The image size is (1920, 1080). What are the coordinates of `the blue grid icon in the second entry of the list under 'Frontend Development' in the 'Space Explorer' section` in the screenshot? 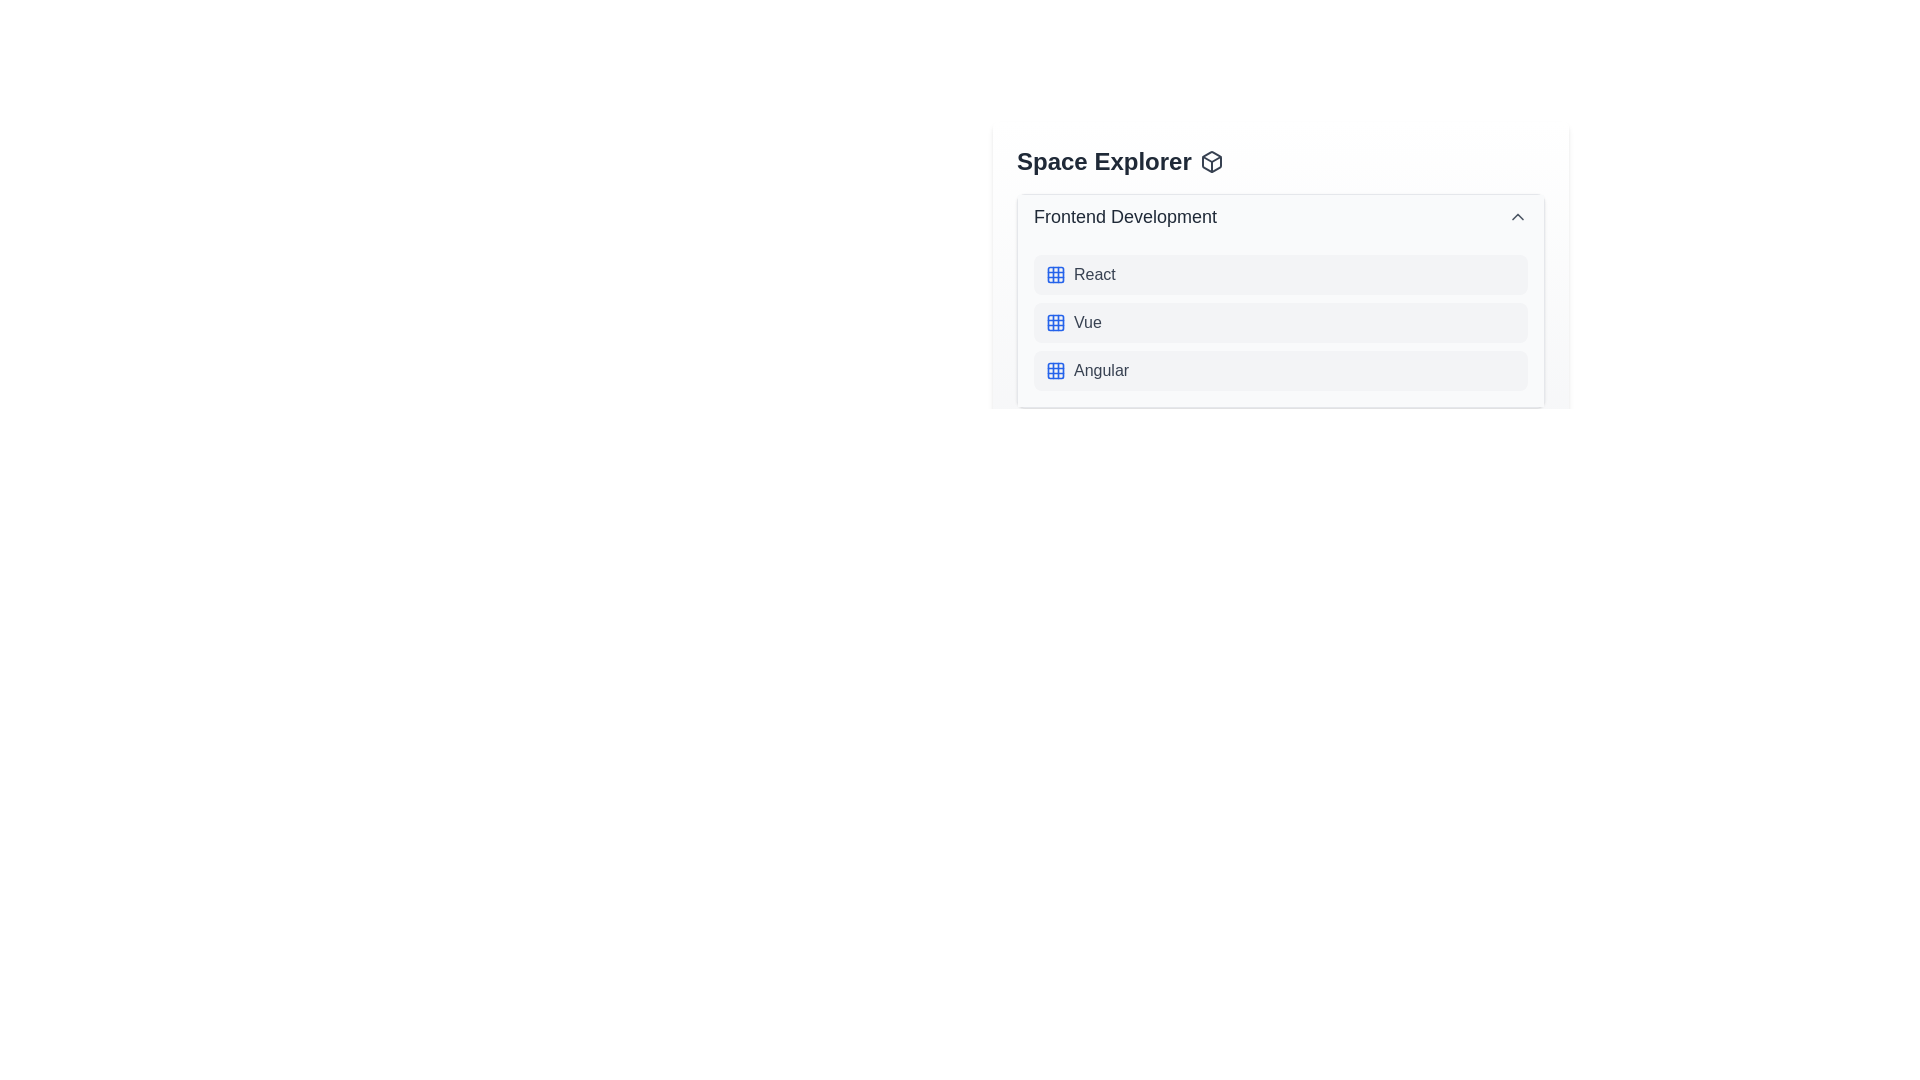 It's located at (1055, 322).